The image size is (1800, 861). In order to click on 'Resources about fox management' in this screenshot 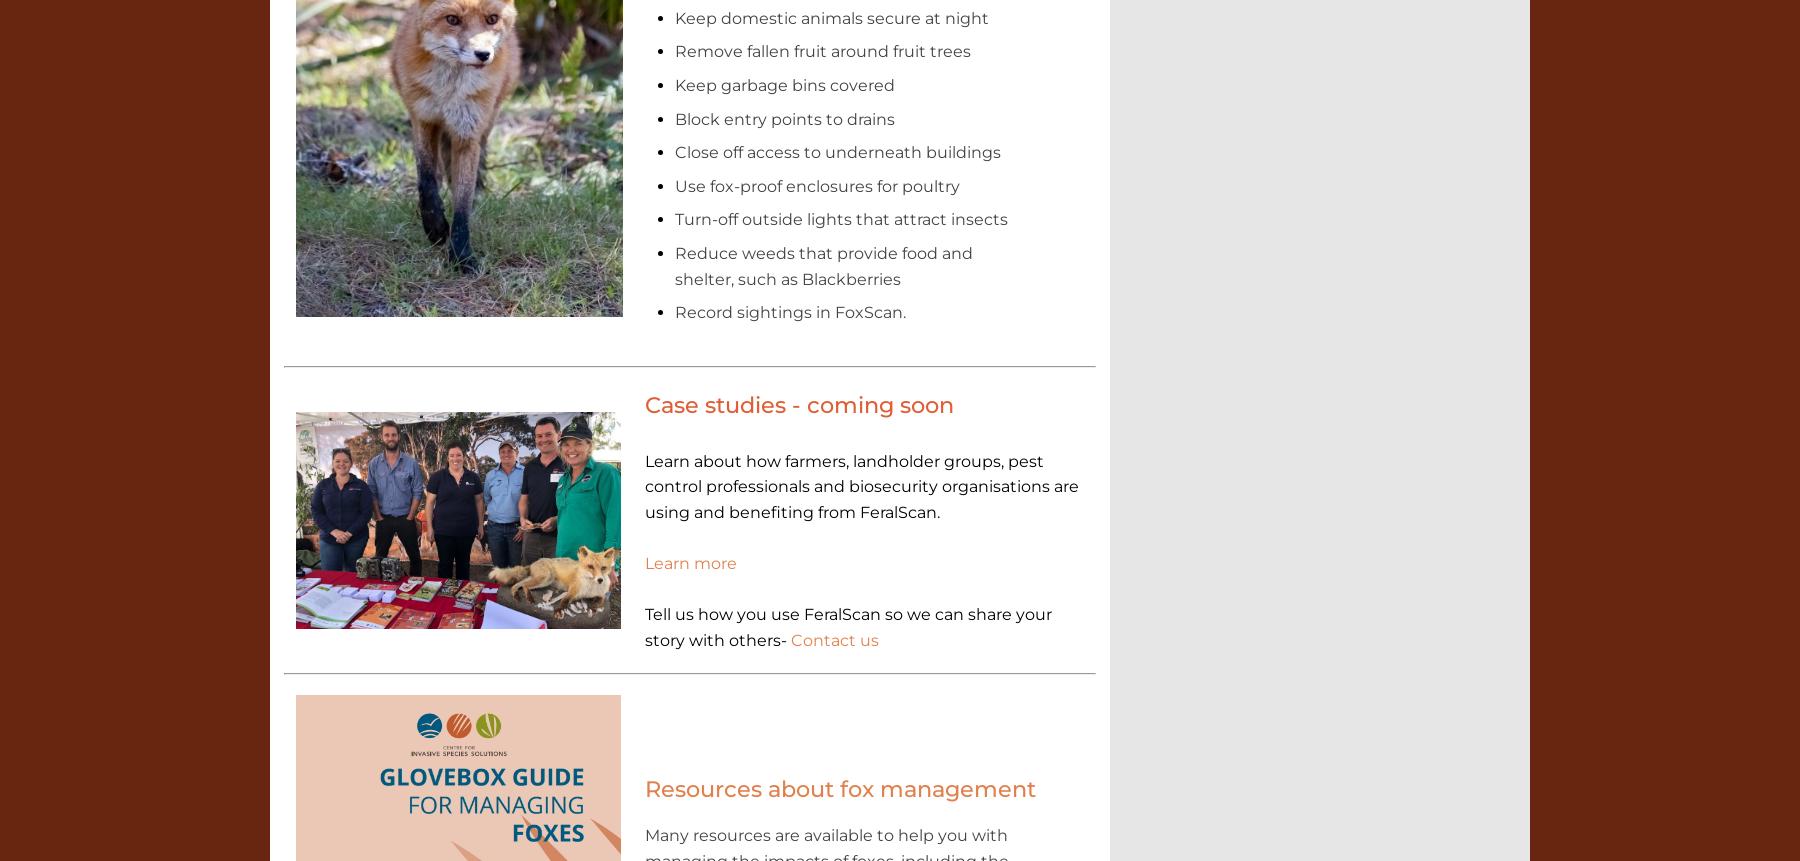, I will do `click(839, 787)`.